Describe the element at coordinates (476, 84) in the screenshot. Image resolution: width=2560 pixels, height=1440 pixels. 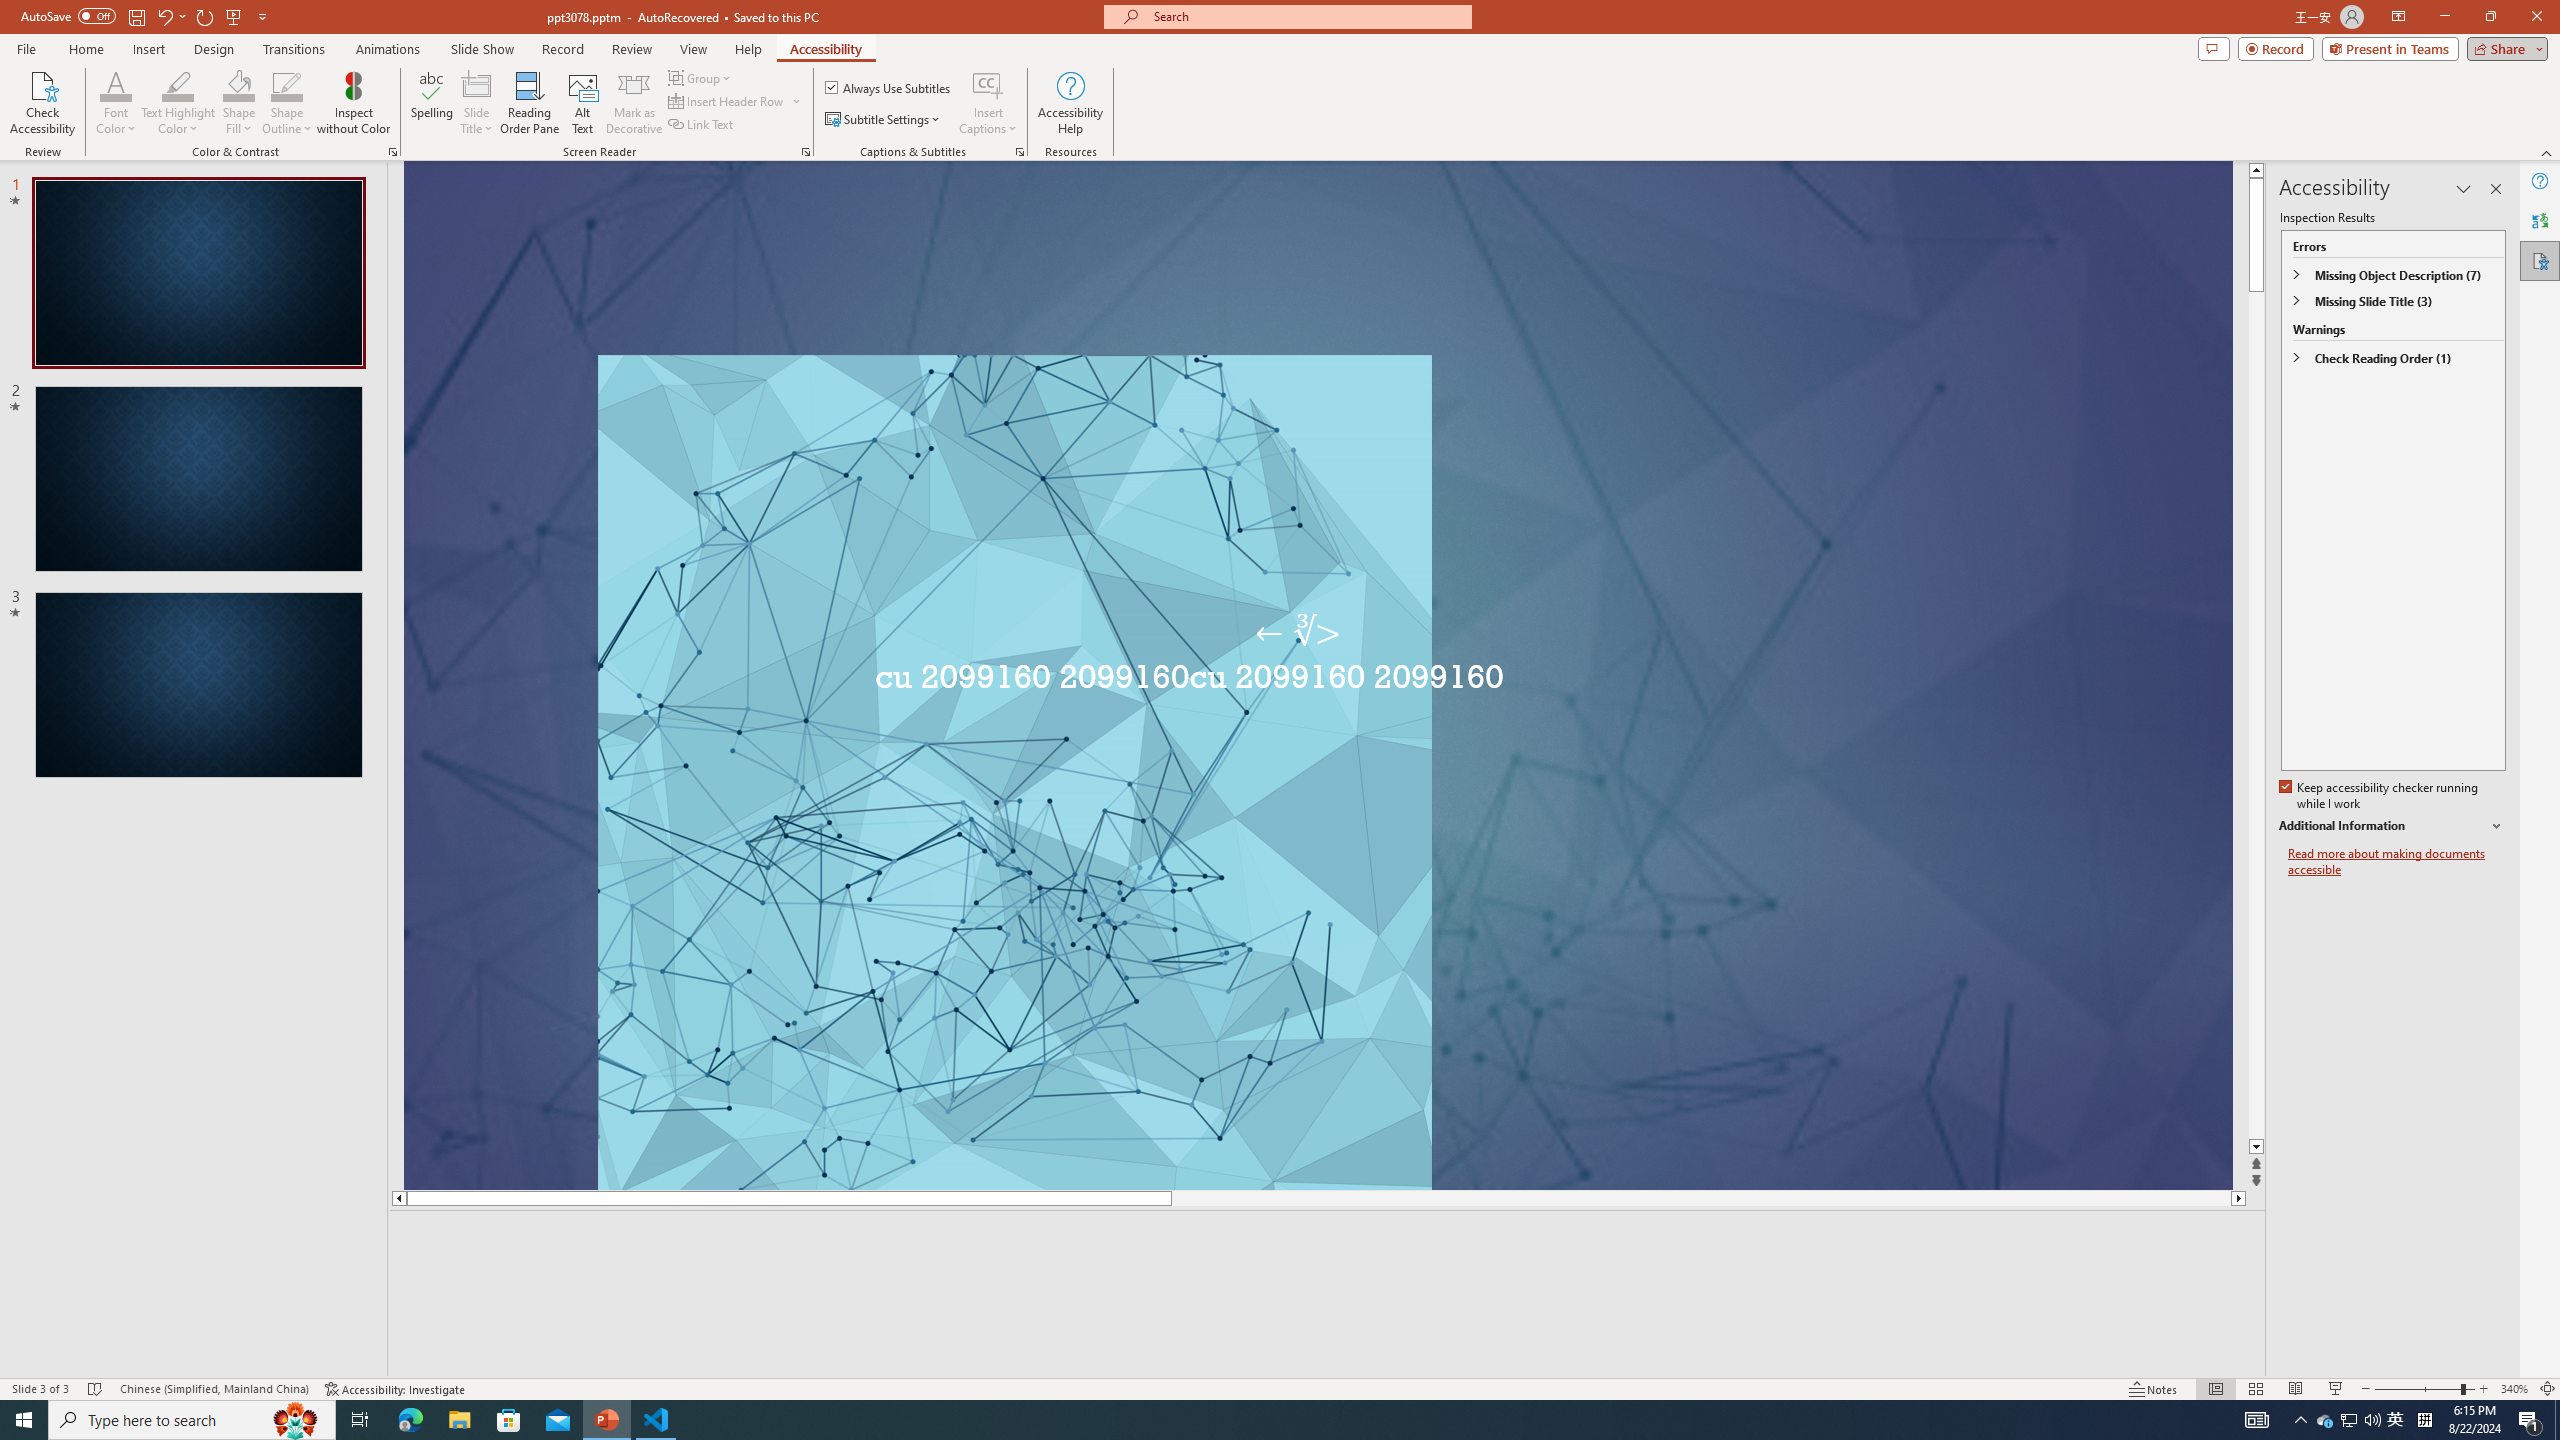
I see `'Slide Title'` at that location.